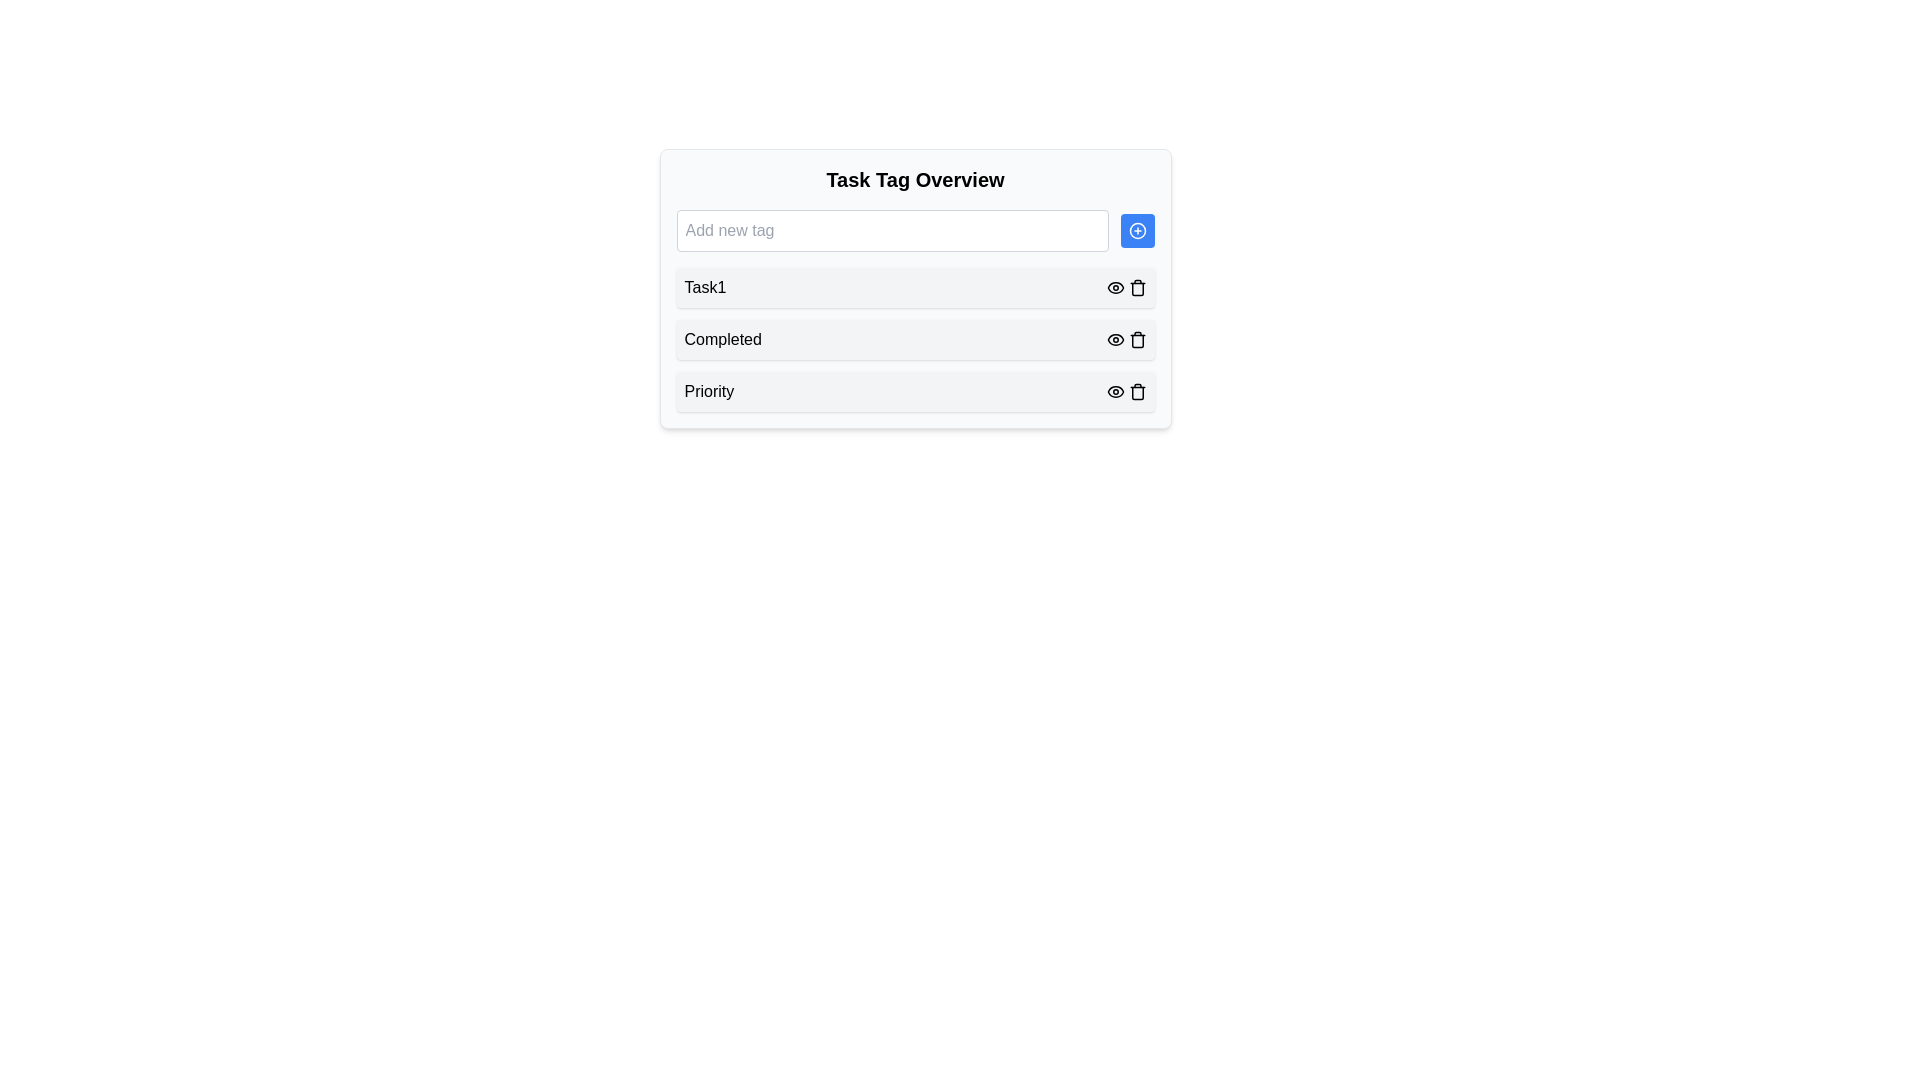 This screenshot has height=1080, width=1920. What do you see at coordinates (1137, 288) in the screenshot?
I see `the trash can icon button, which is the second interactive element next to the eye icon` at bounding box center [1137, 288].